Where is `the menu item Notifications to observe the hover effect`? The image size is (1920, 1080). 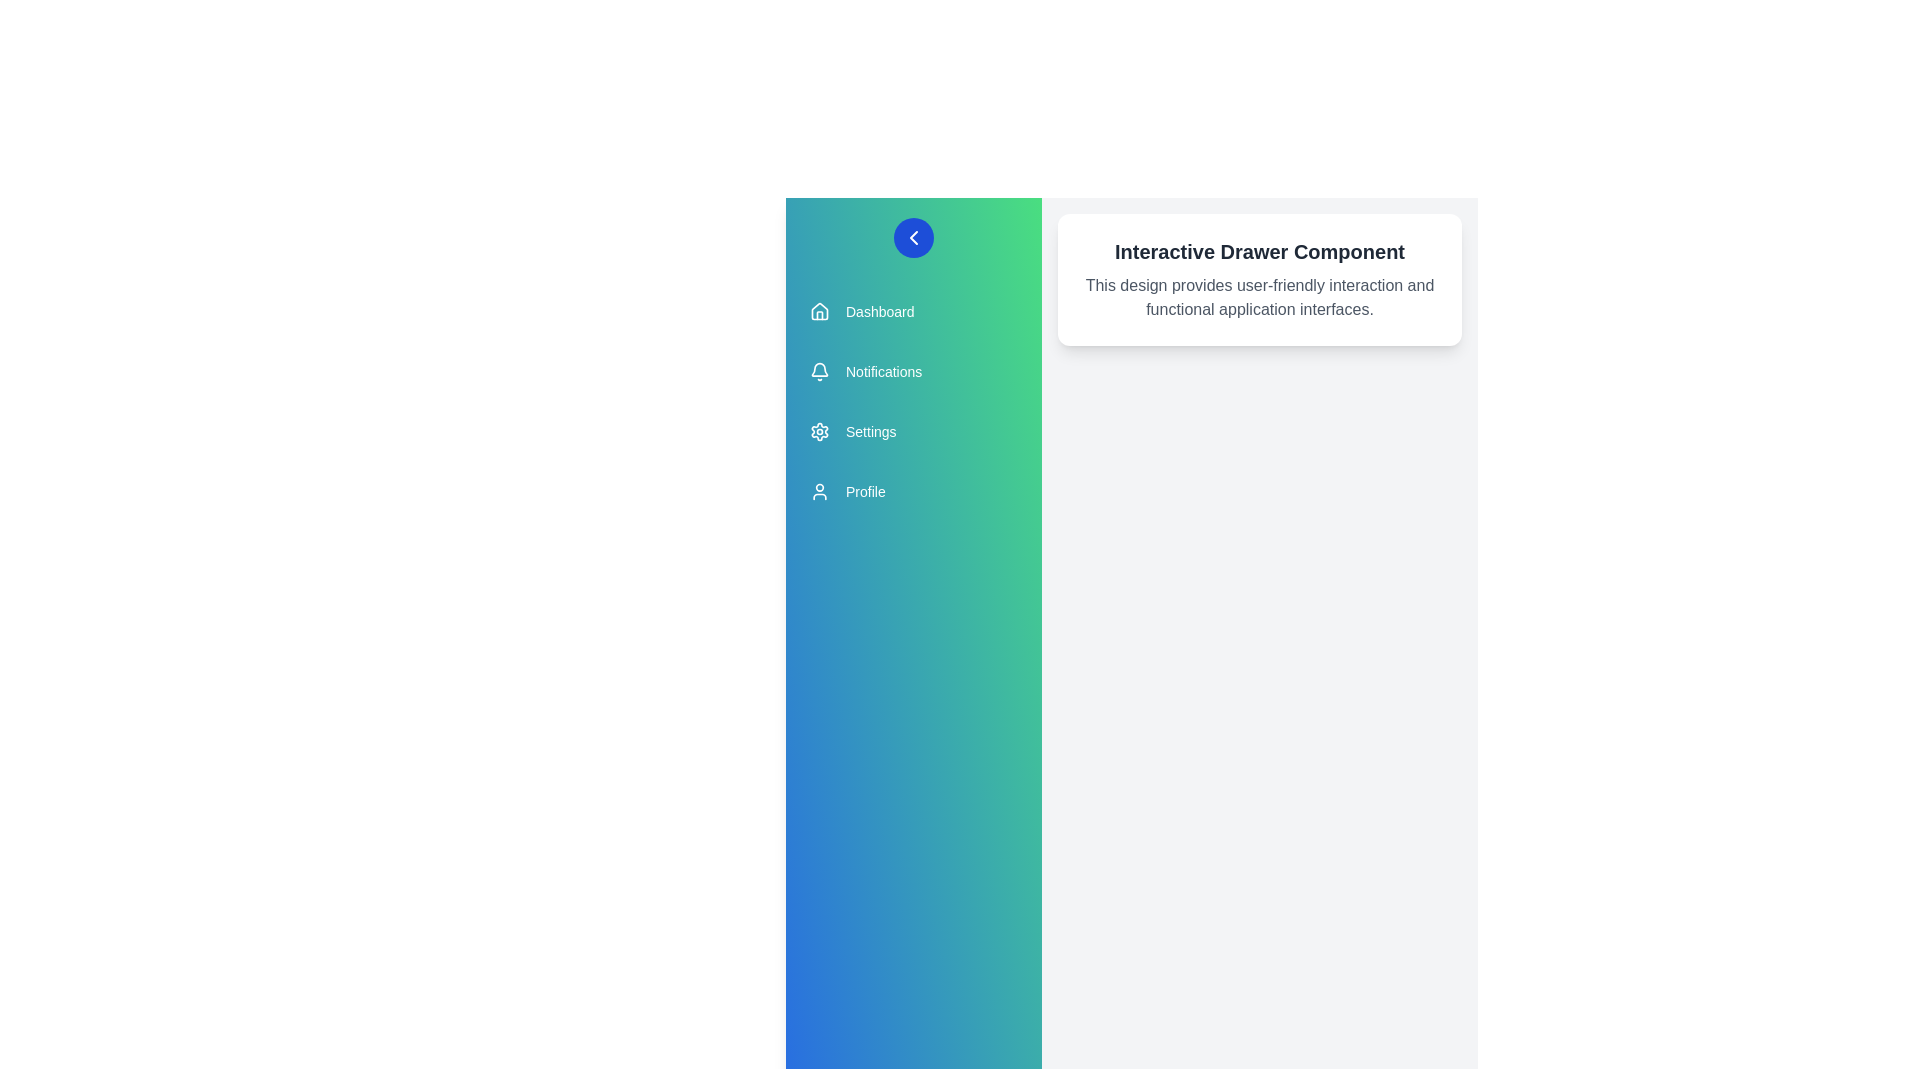
the menu item Notifications to observe the hover effect is located at coordinates (912, 371).